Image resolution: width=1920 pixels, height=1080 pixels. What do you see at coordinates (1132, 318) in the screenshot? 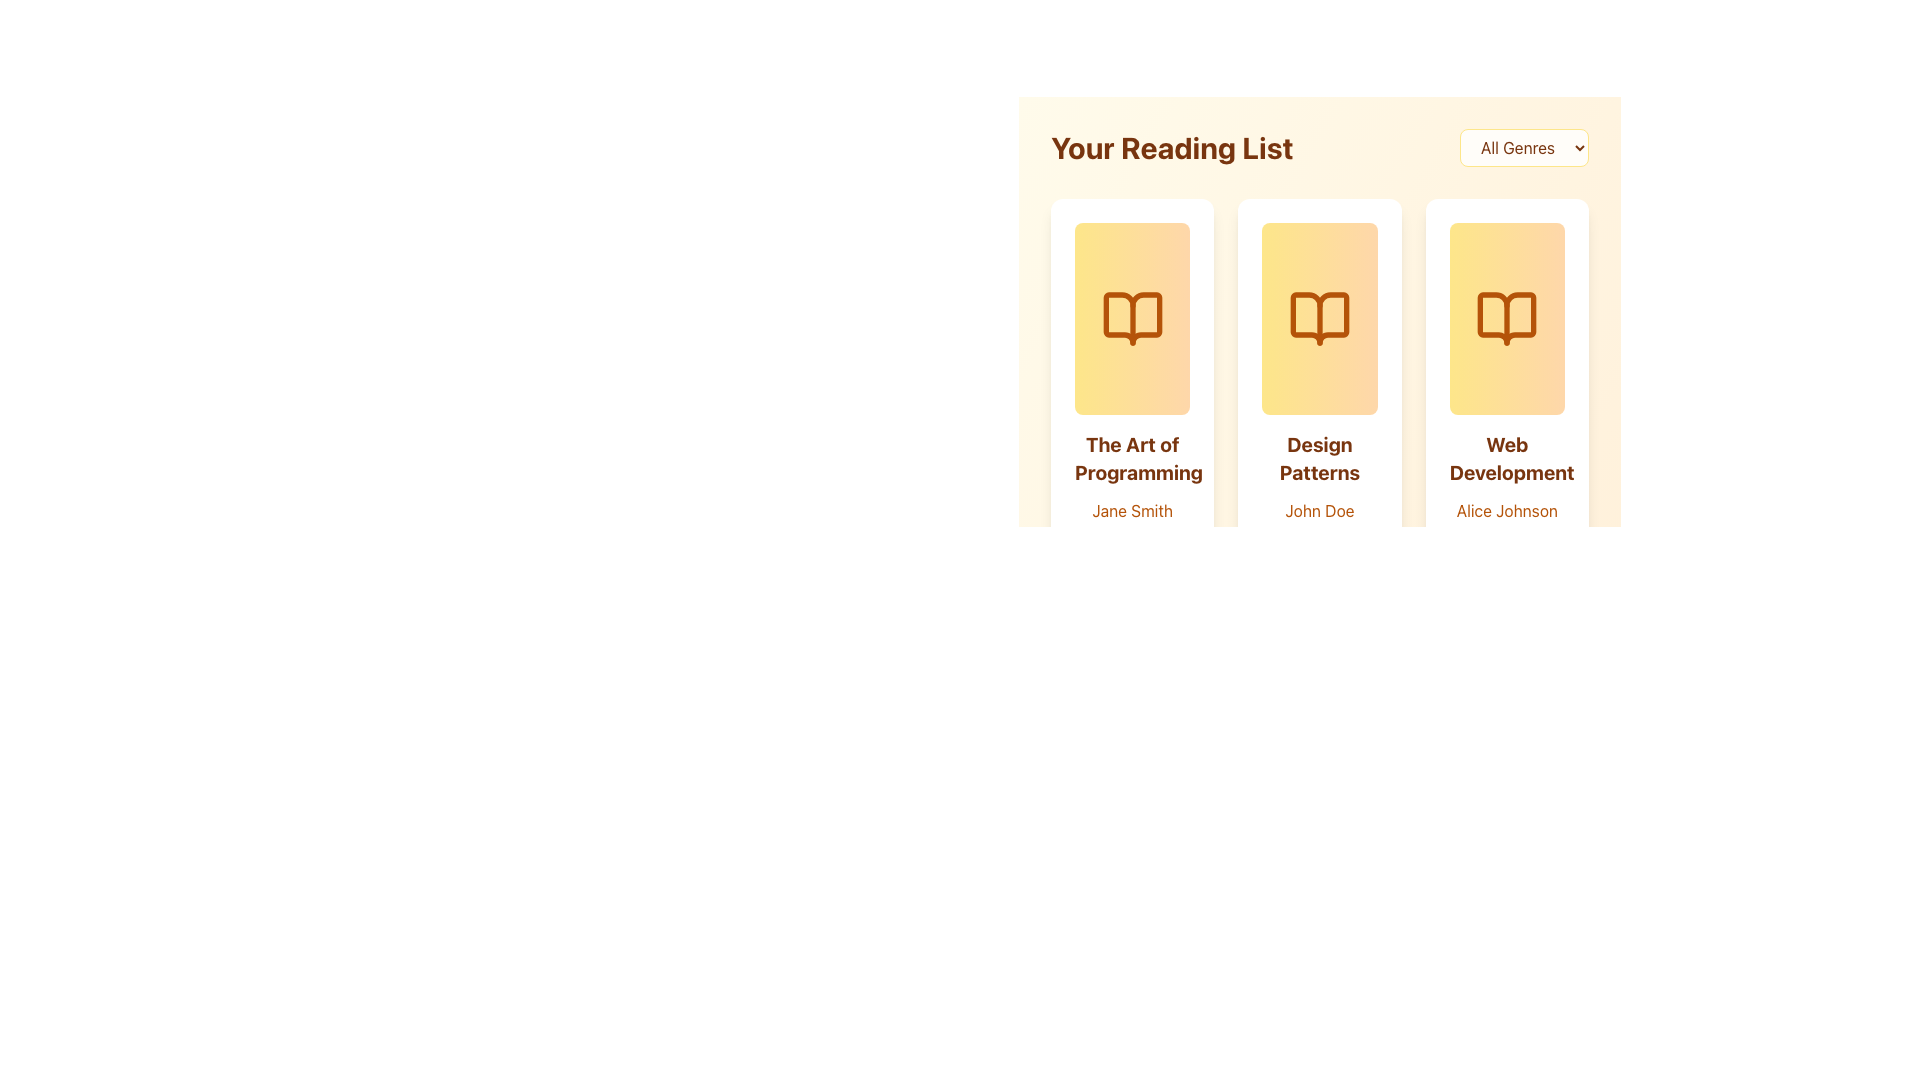
I see `the orange open book icon located centrally within the yellow-to-orange gradient background in the leftmost card of the 'Your Reading List' section` at bounding box center [1132, 318].